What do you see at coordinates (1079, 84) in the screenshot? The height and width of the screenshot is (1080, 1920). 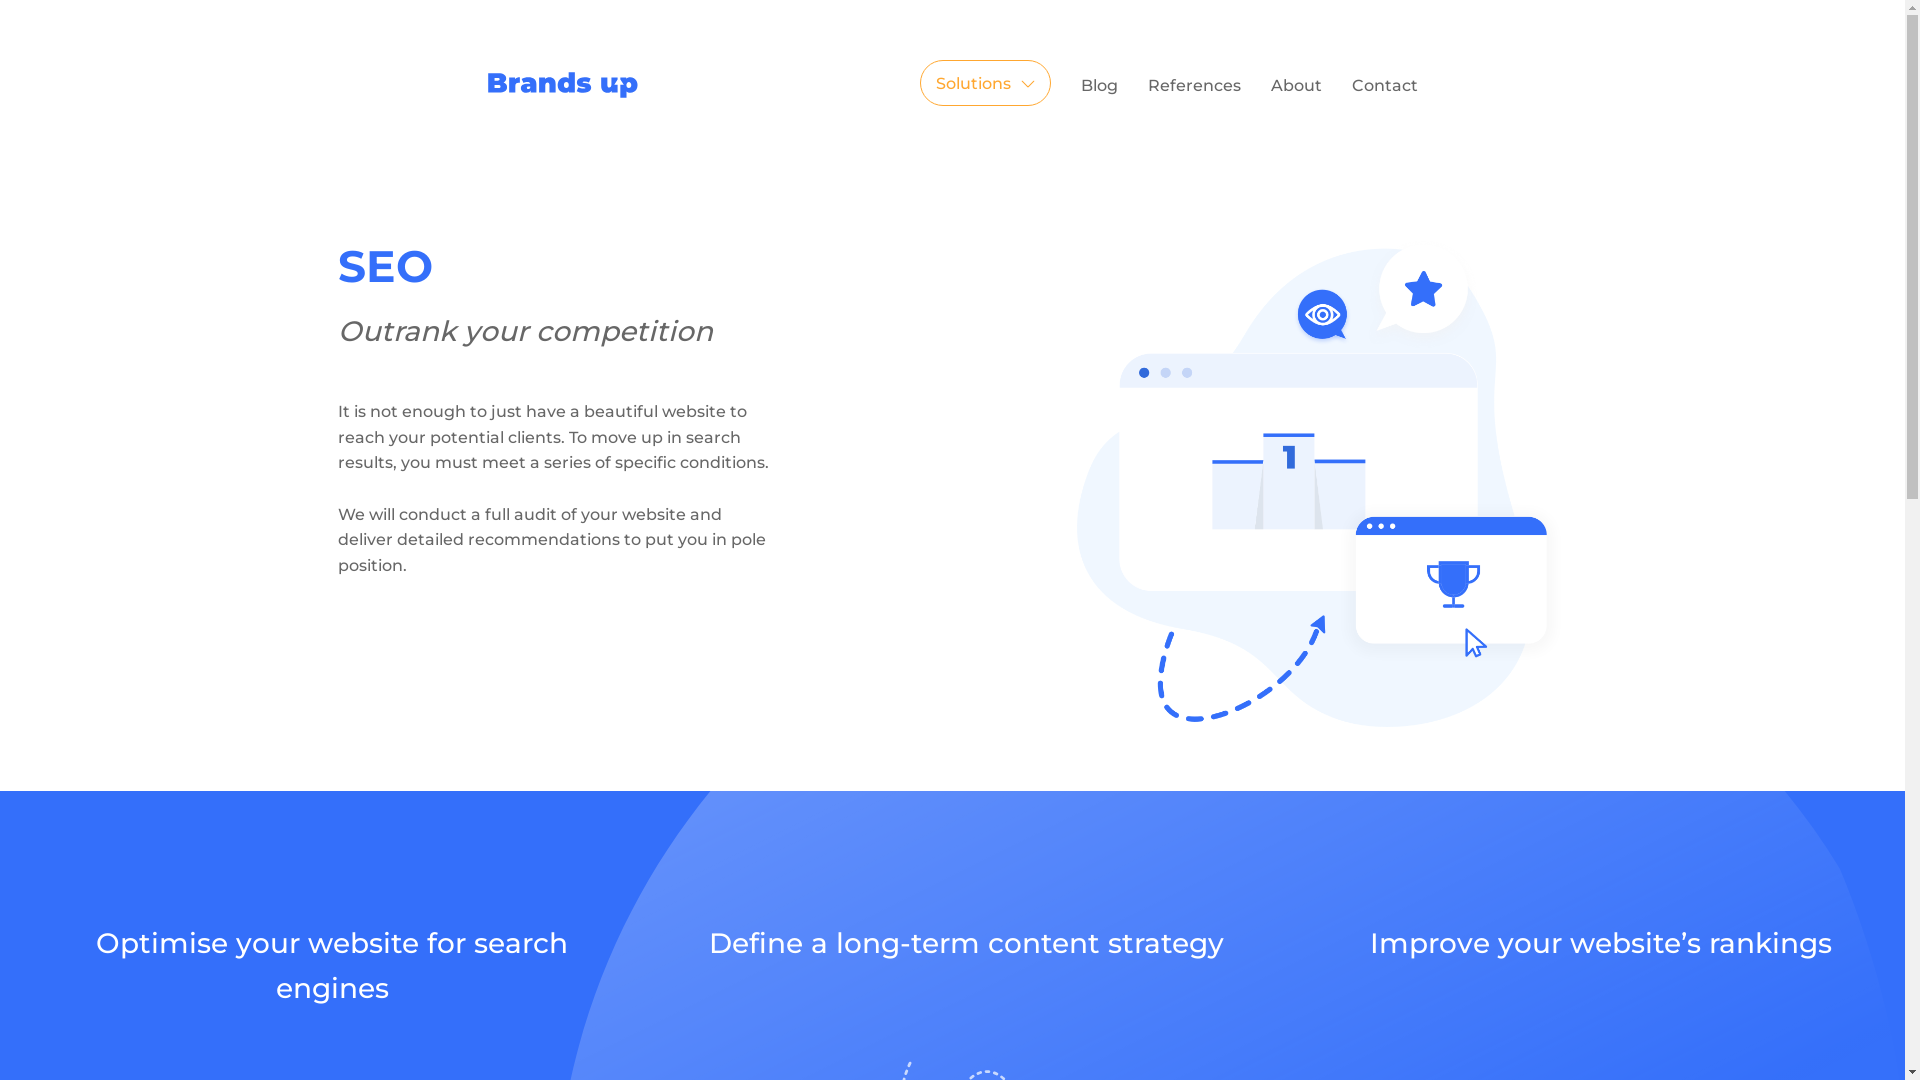 I see `'Blog'` at bounding box center [1079, 84].